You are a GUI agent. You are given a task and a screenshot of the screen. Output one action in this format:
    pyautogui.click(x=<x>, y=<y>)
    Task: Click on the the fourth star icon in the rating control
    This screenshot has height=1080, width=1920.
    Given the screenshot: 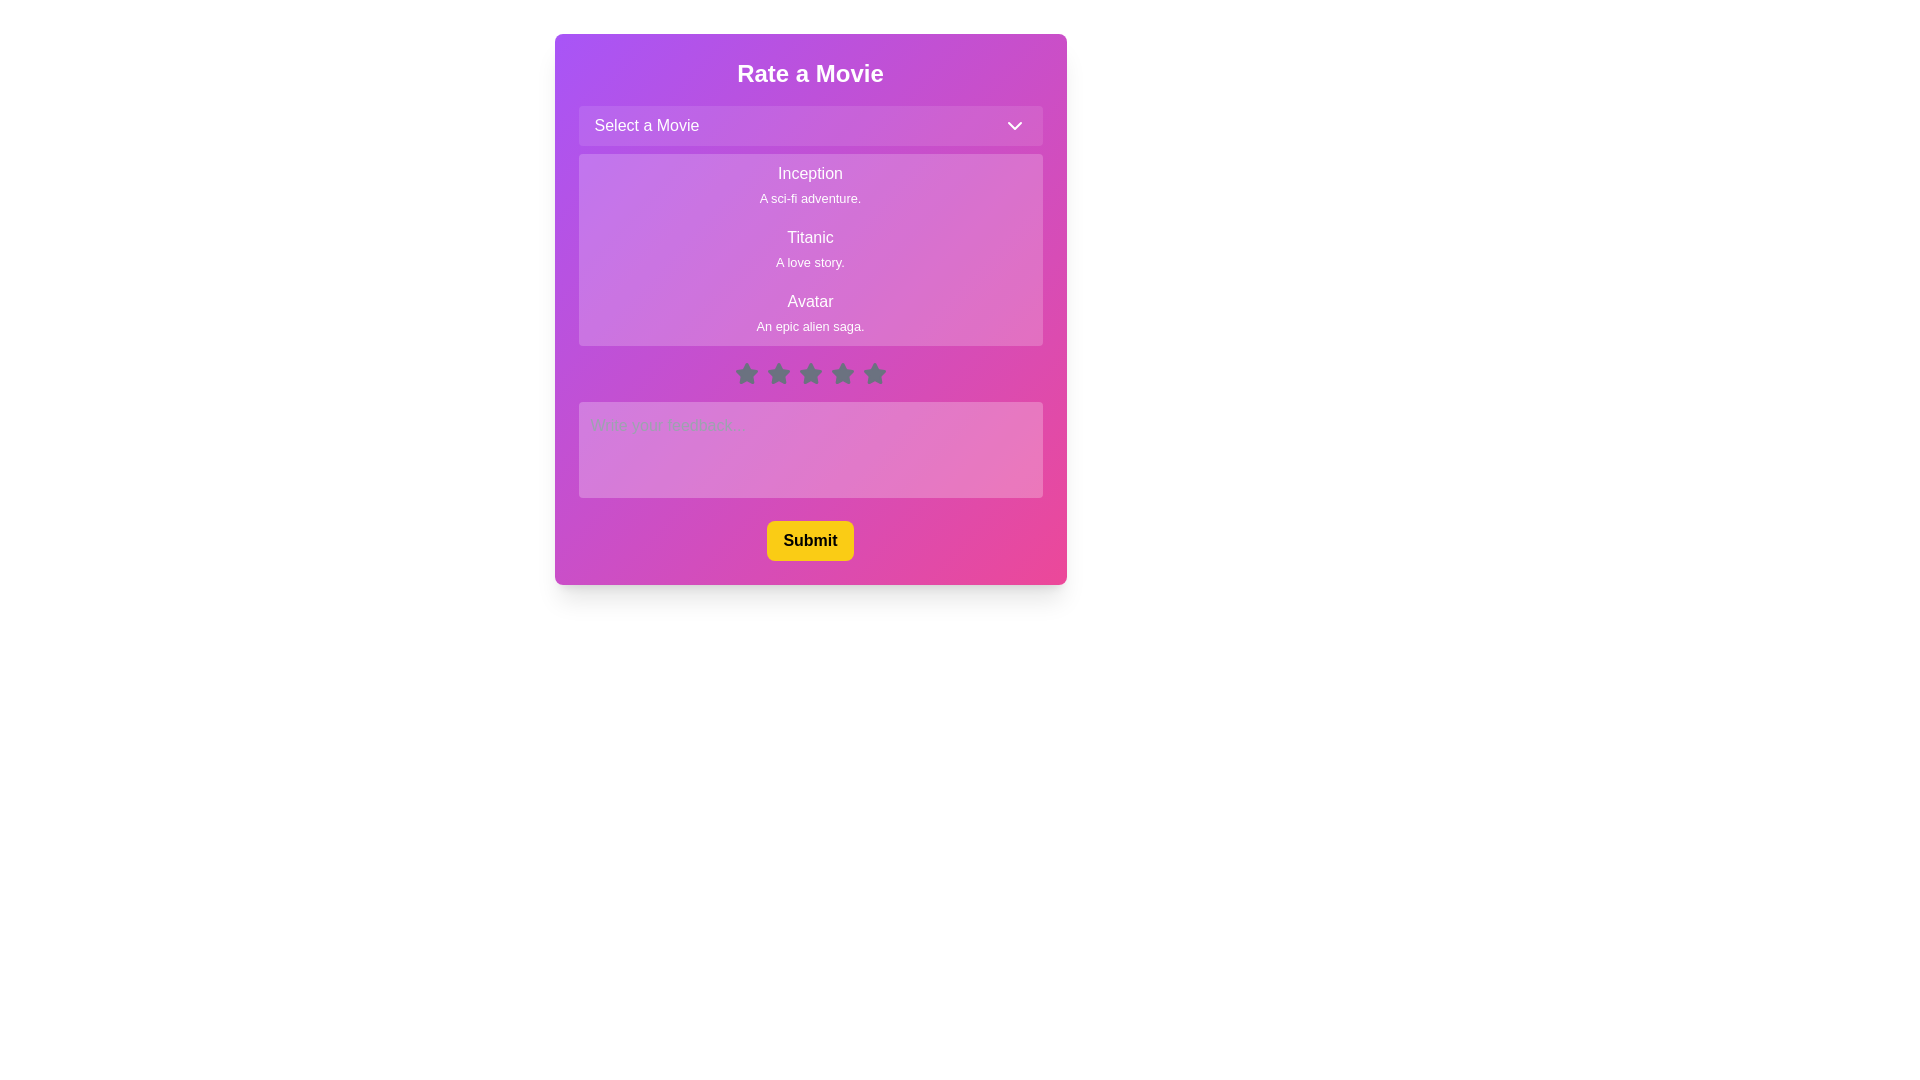 What is the action you would take?
    pyautogui.click(x=810, y=373)
    